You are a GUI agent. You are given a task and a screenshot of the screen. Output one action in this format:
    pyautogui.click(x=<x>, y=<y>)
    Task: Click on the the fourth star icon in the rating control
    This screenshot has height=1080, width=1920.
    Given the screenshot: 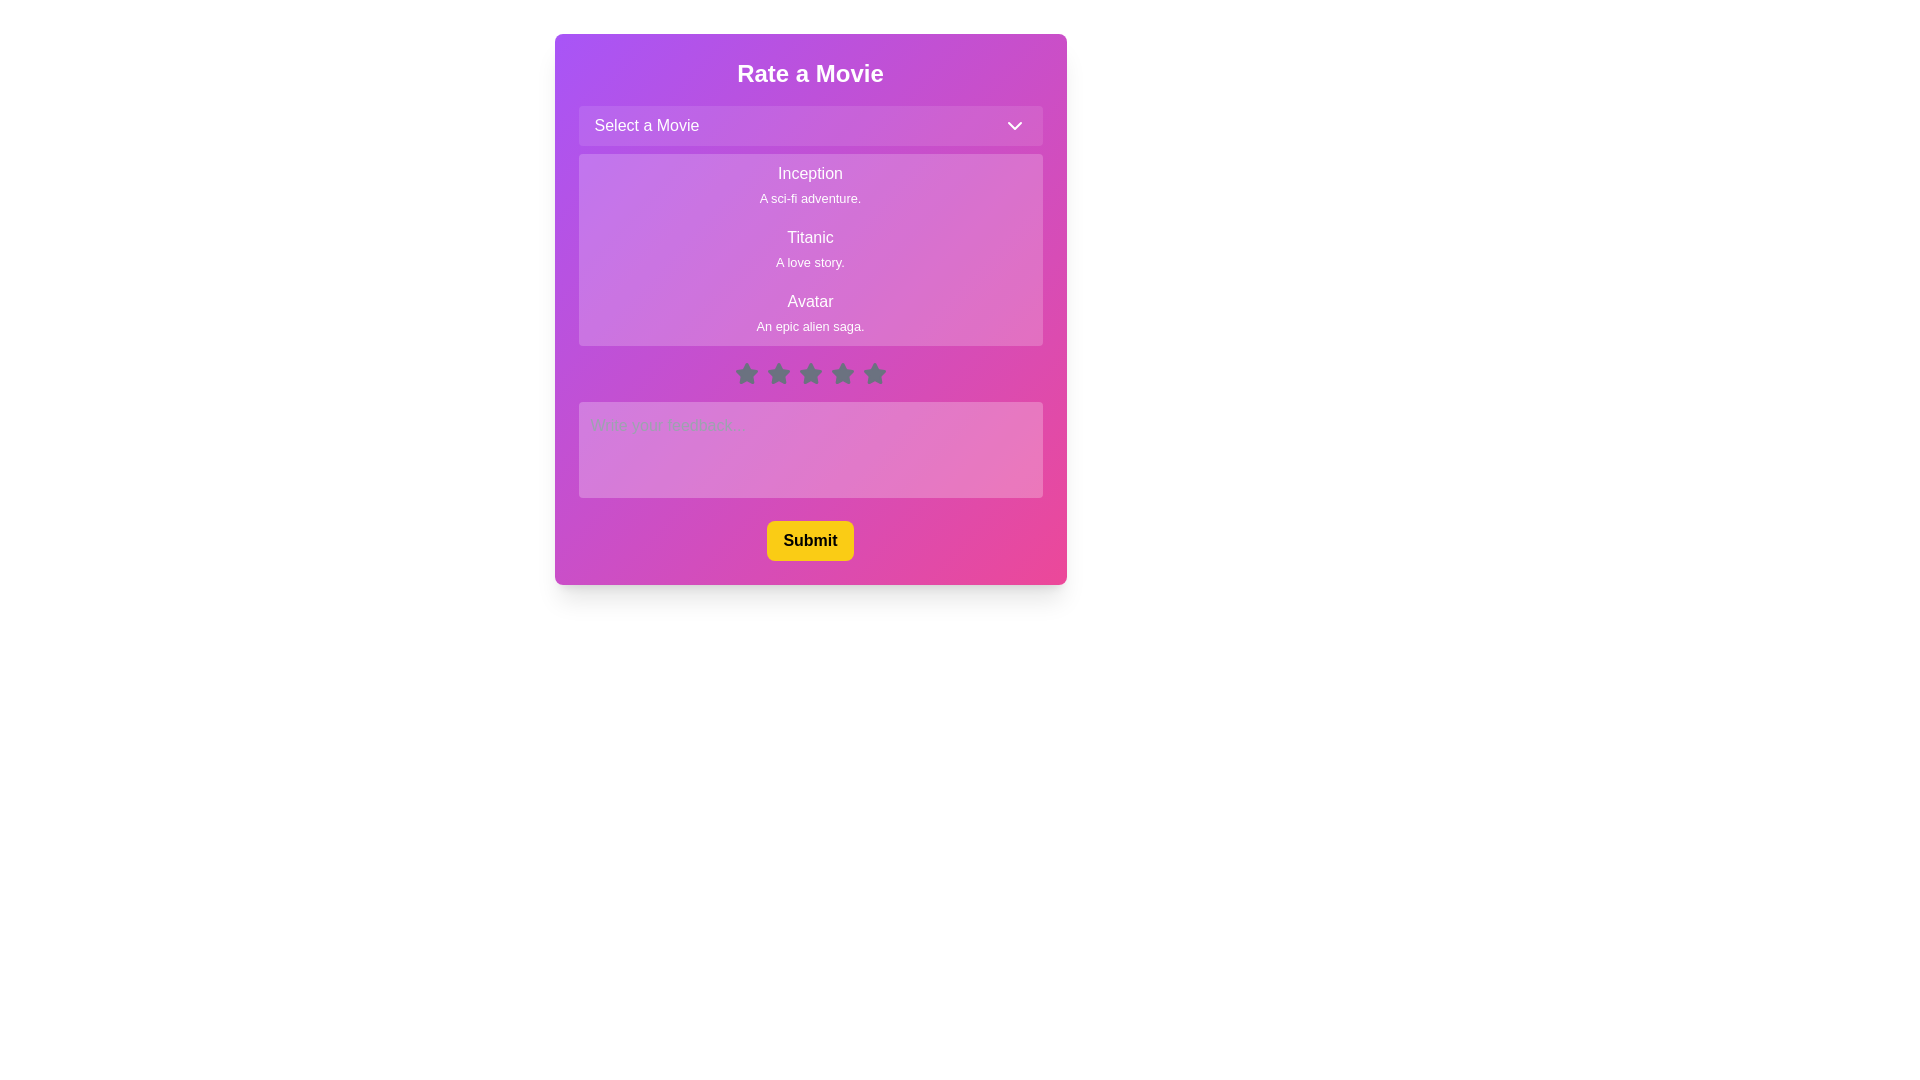 What is the action you would take?
    pyautogui.click(x=810, y=373)
    